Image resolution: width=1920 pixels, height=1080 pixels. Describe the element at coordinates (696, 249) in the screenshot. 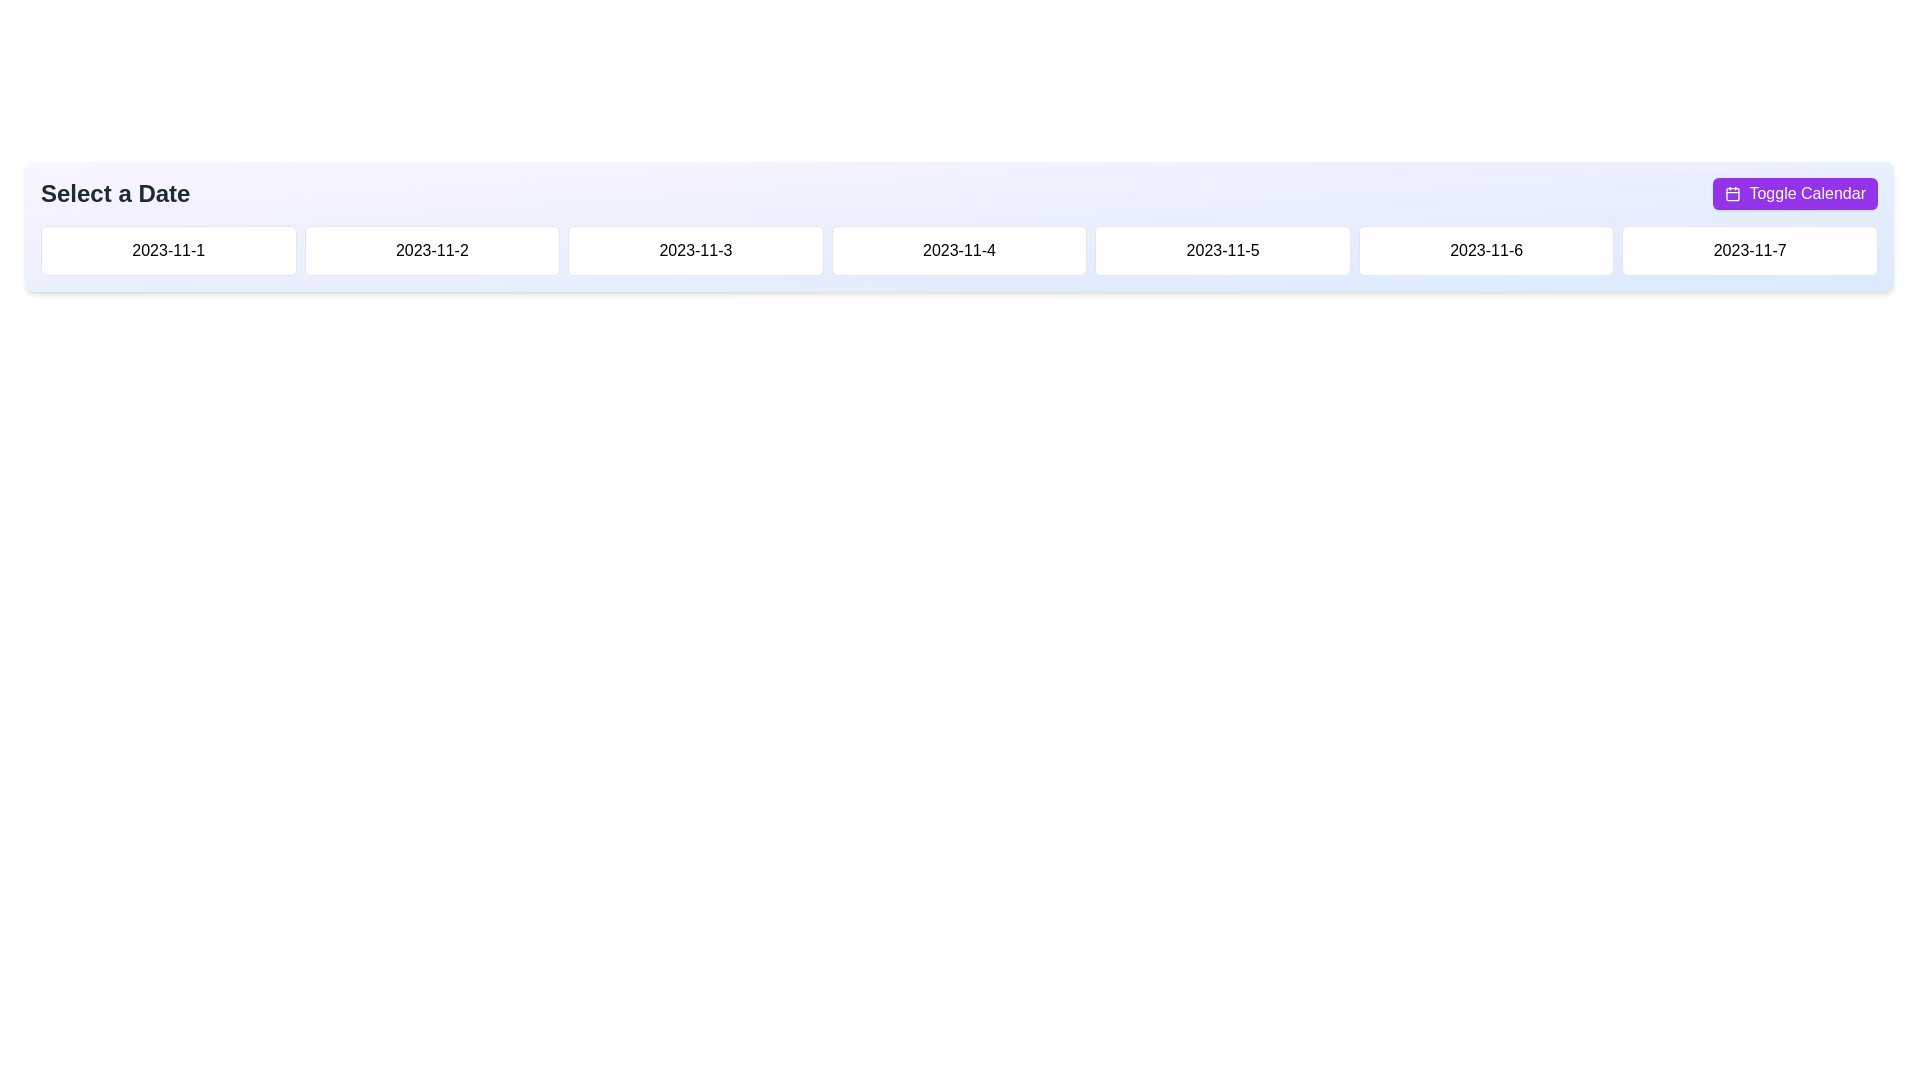

I see `the date button displaying '2023-11-3'` at that location.